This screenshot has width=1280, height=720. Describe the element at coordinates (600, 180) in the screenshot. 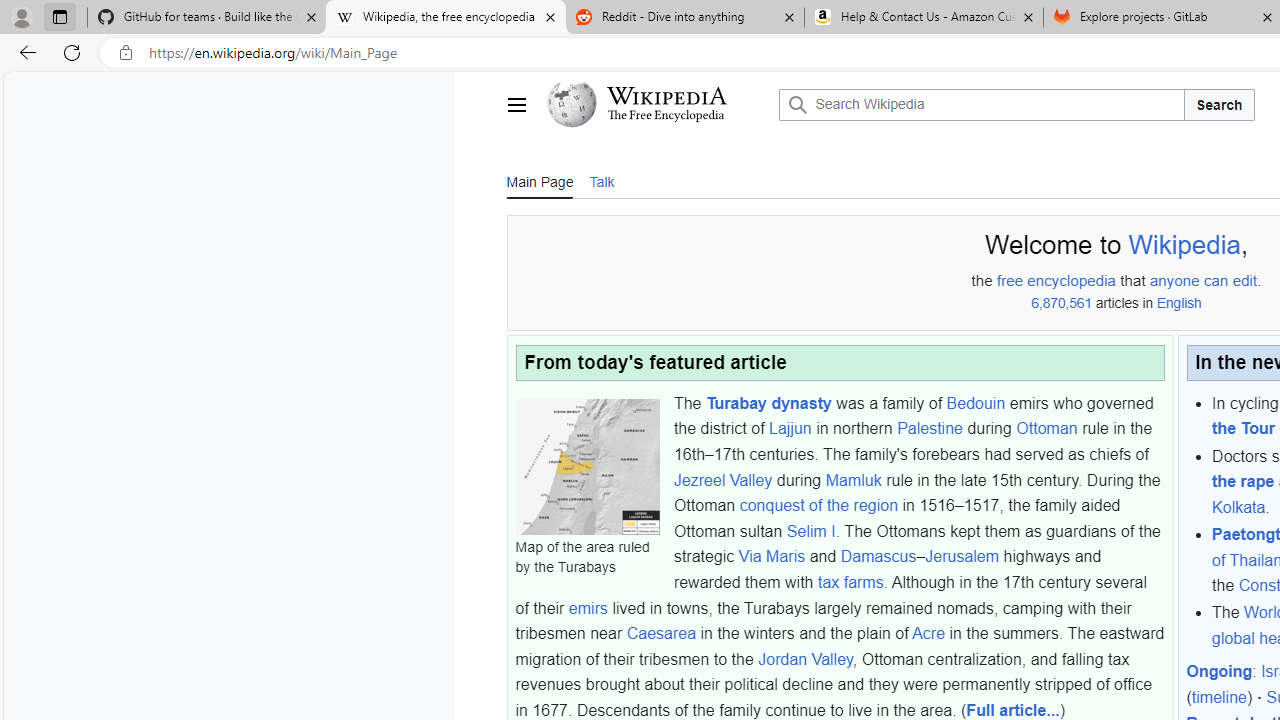

I see `'Talk'` at that location.